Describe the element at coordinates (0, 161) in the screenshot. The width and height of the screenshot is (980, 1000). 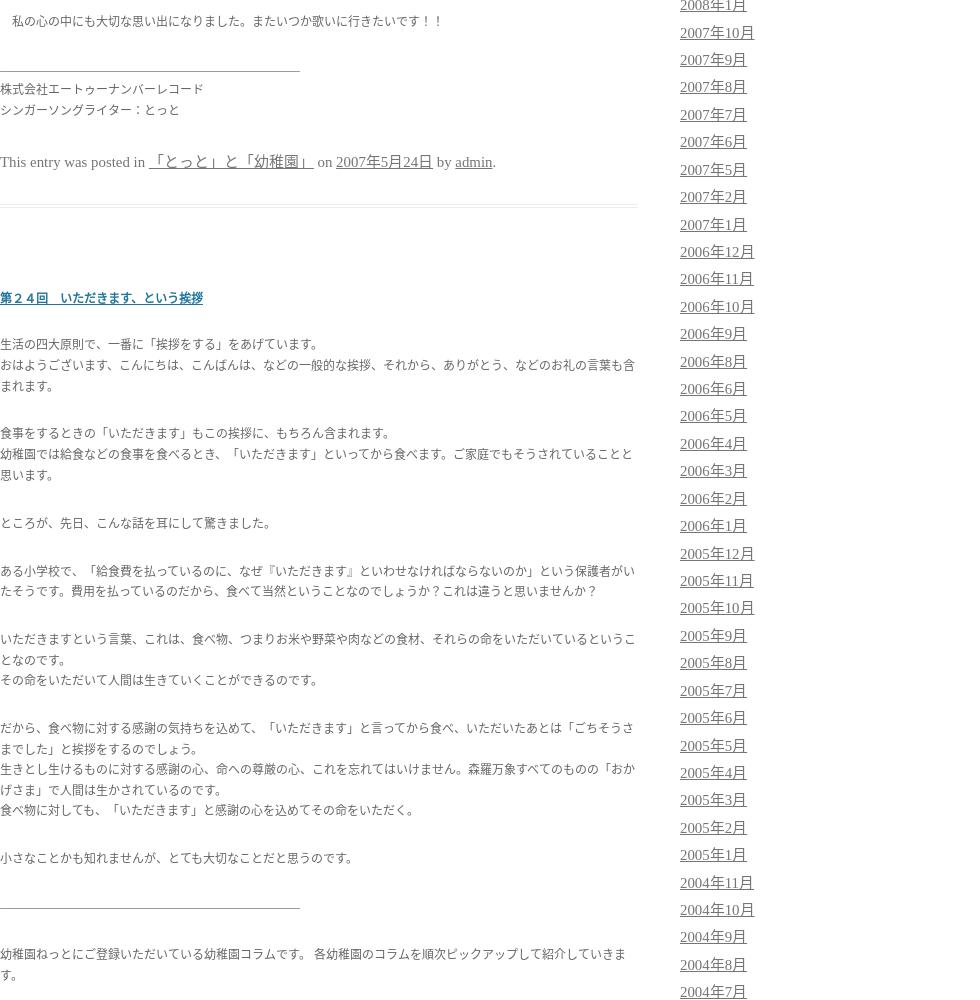
I see `'This entry was posted in'` at that location.